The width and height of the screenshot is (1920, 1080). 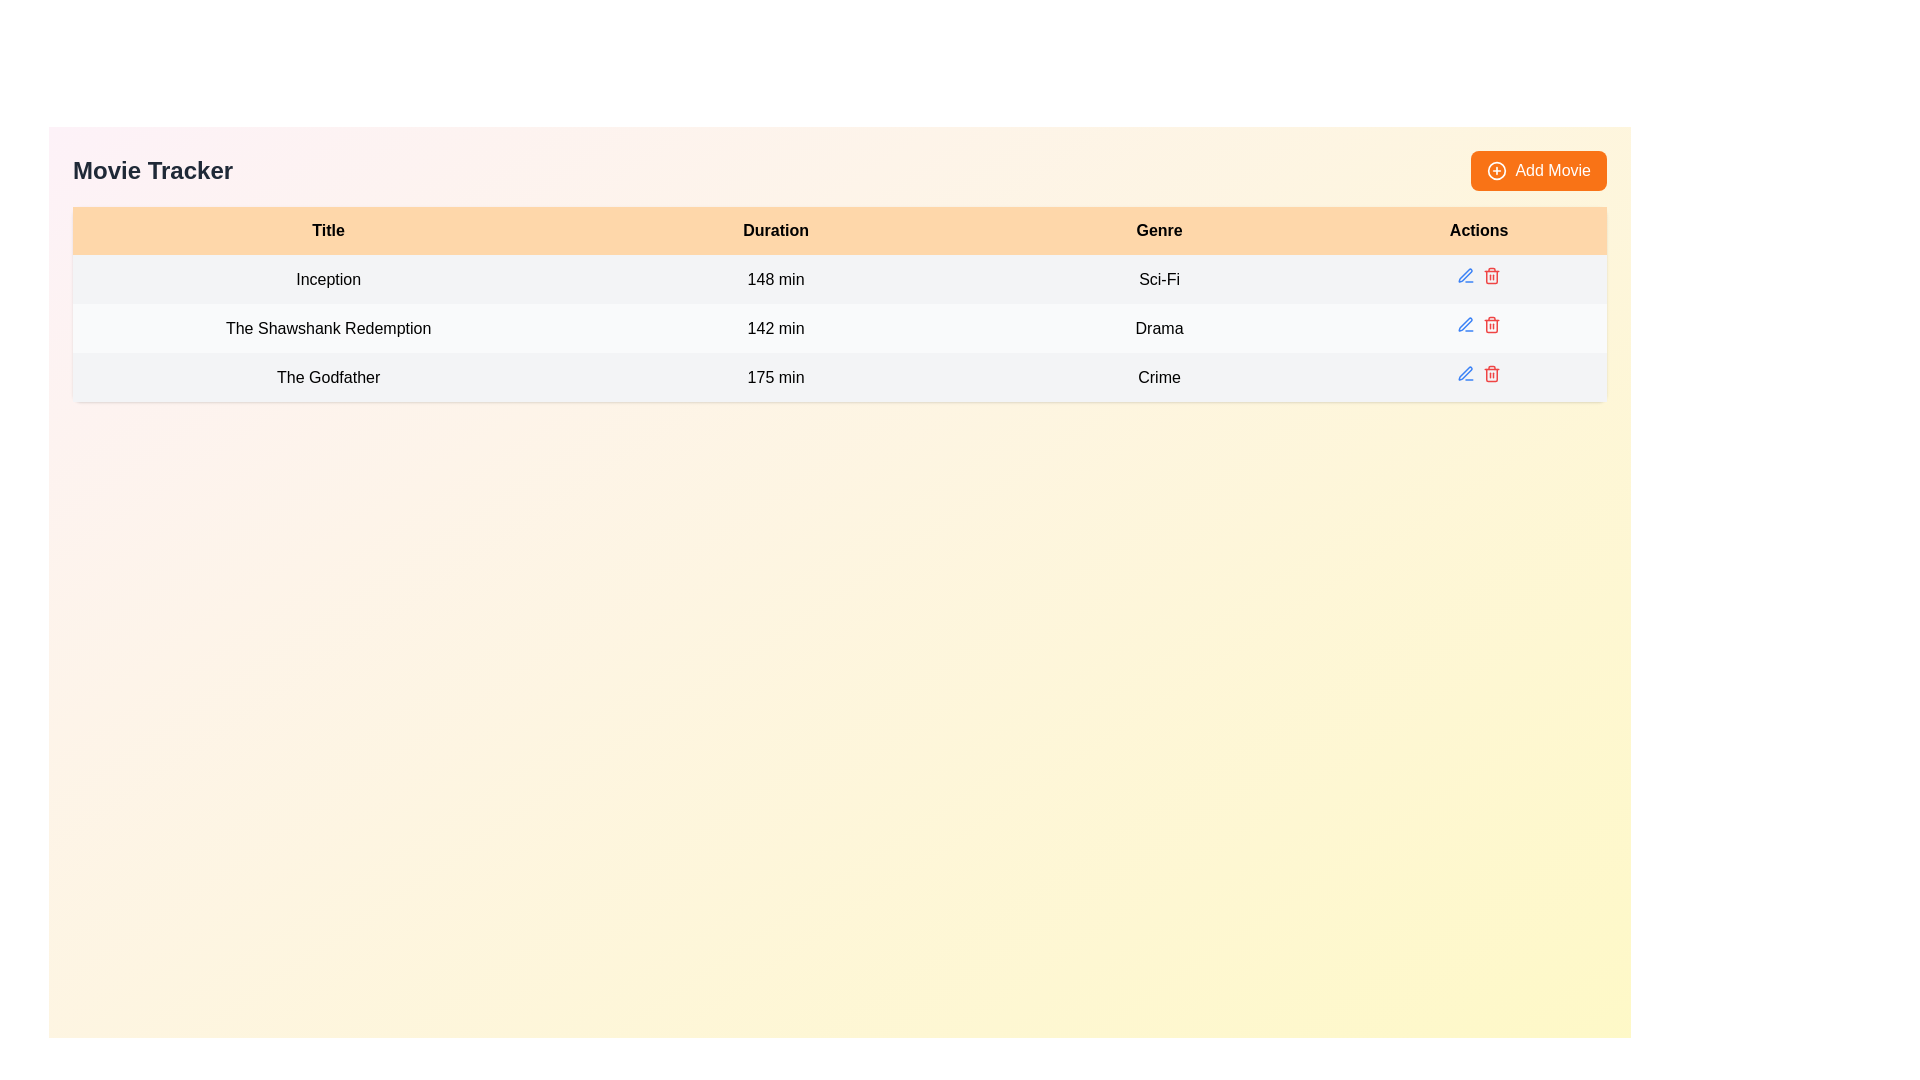 What do you see at coordinates (328, 327) in the screenshot?
I see `the text label displaying 'The Shawshank Redemption', located in the first text column of the second row under the 'Title' column header` at bounding box center [328, 327].